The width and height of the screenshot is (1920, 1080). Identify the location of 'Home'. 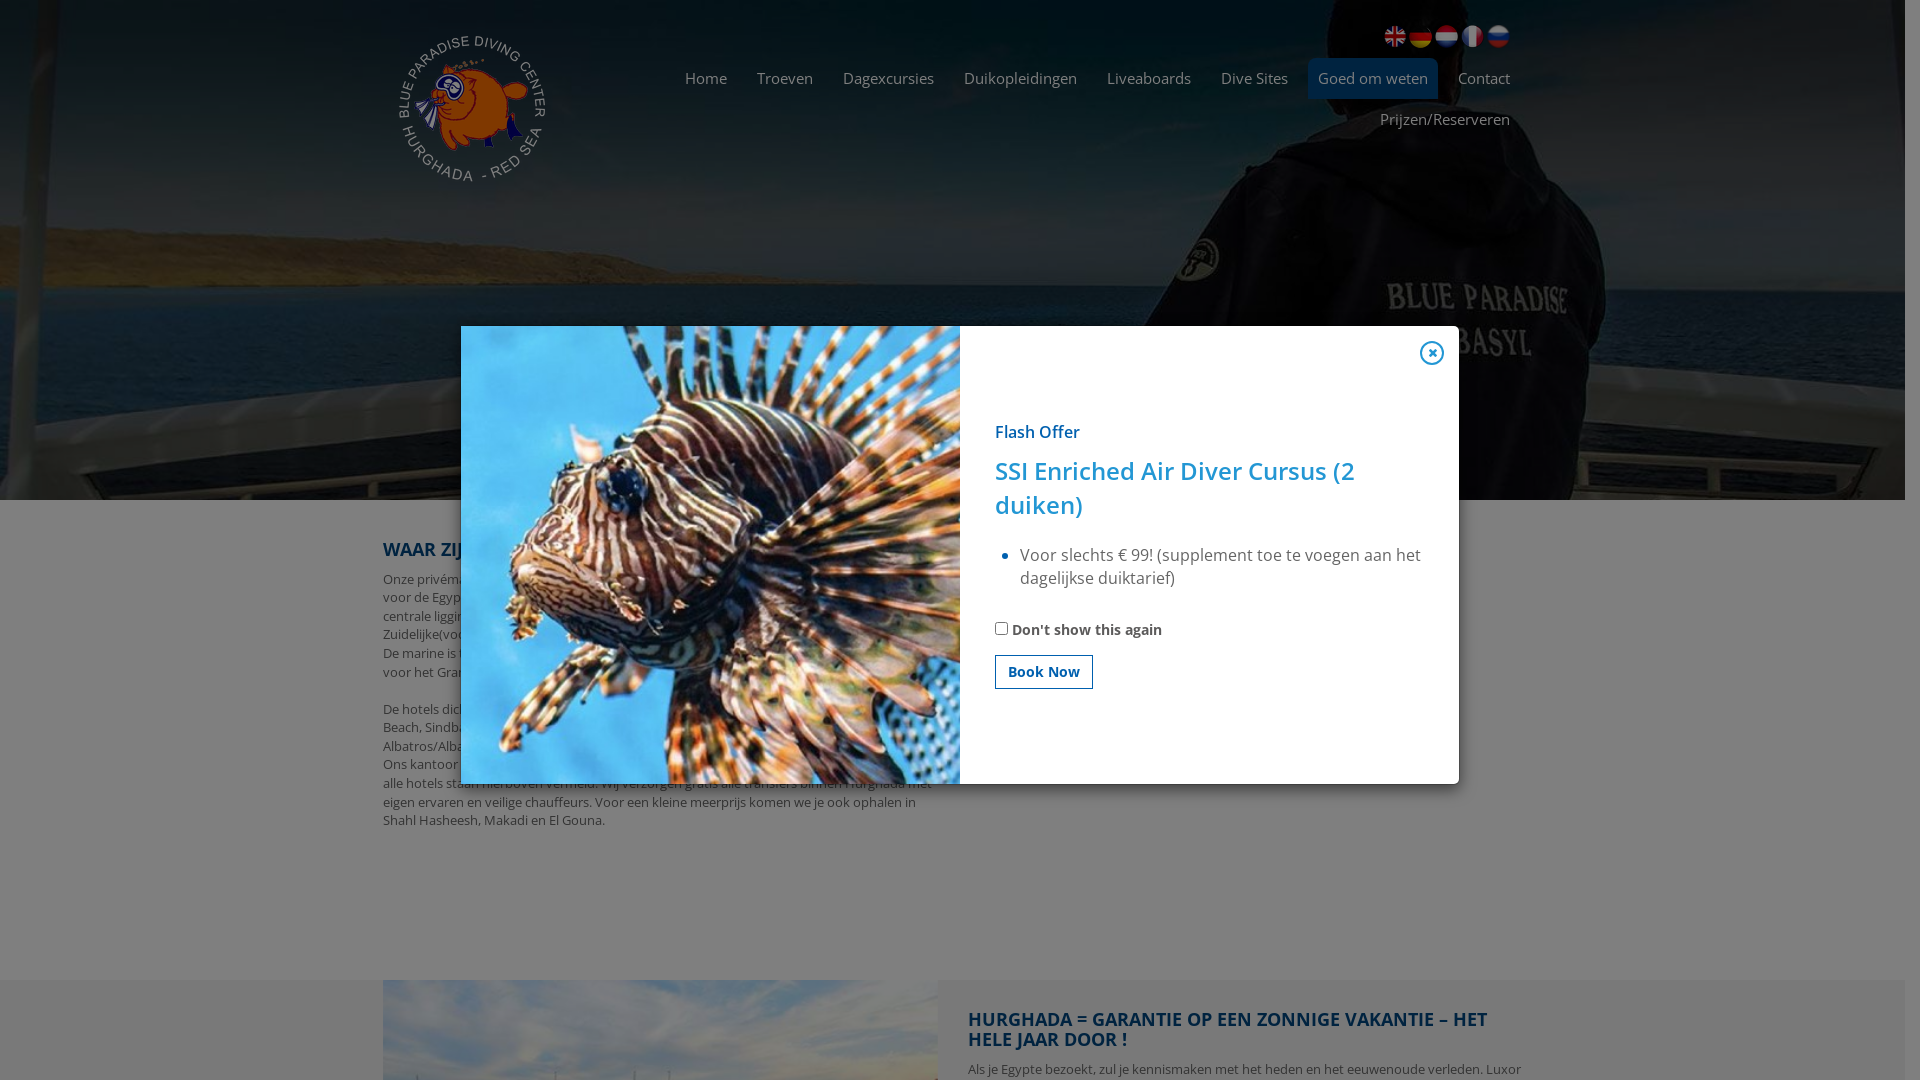
(705, 77).